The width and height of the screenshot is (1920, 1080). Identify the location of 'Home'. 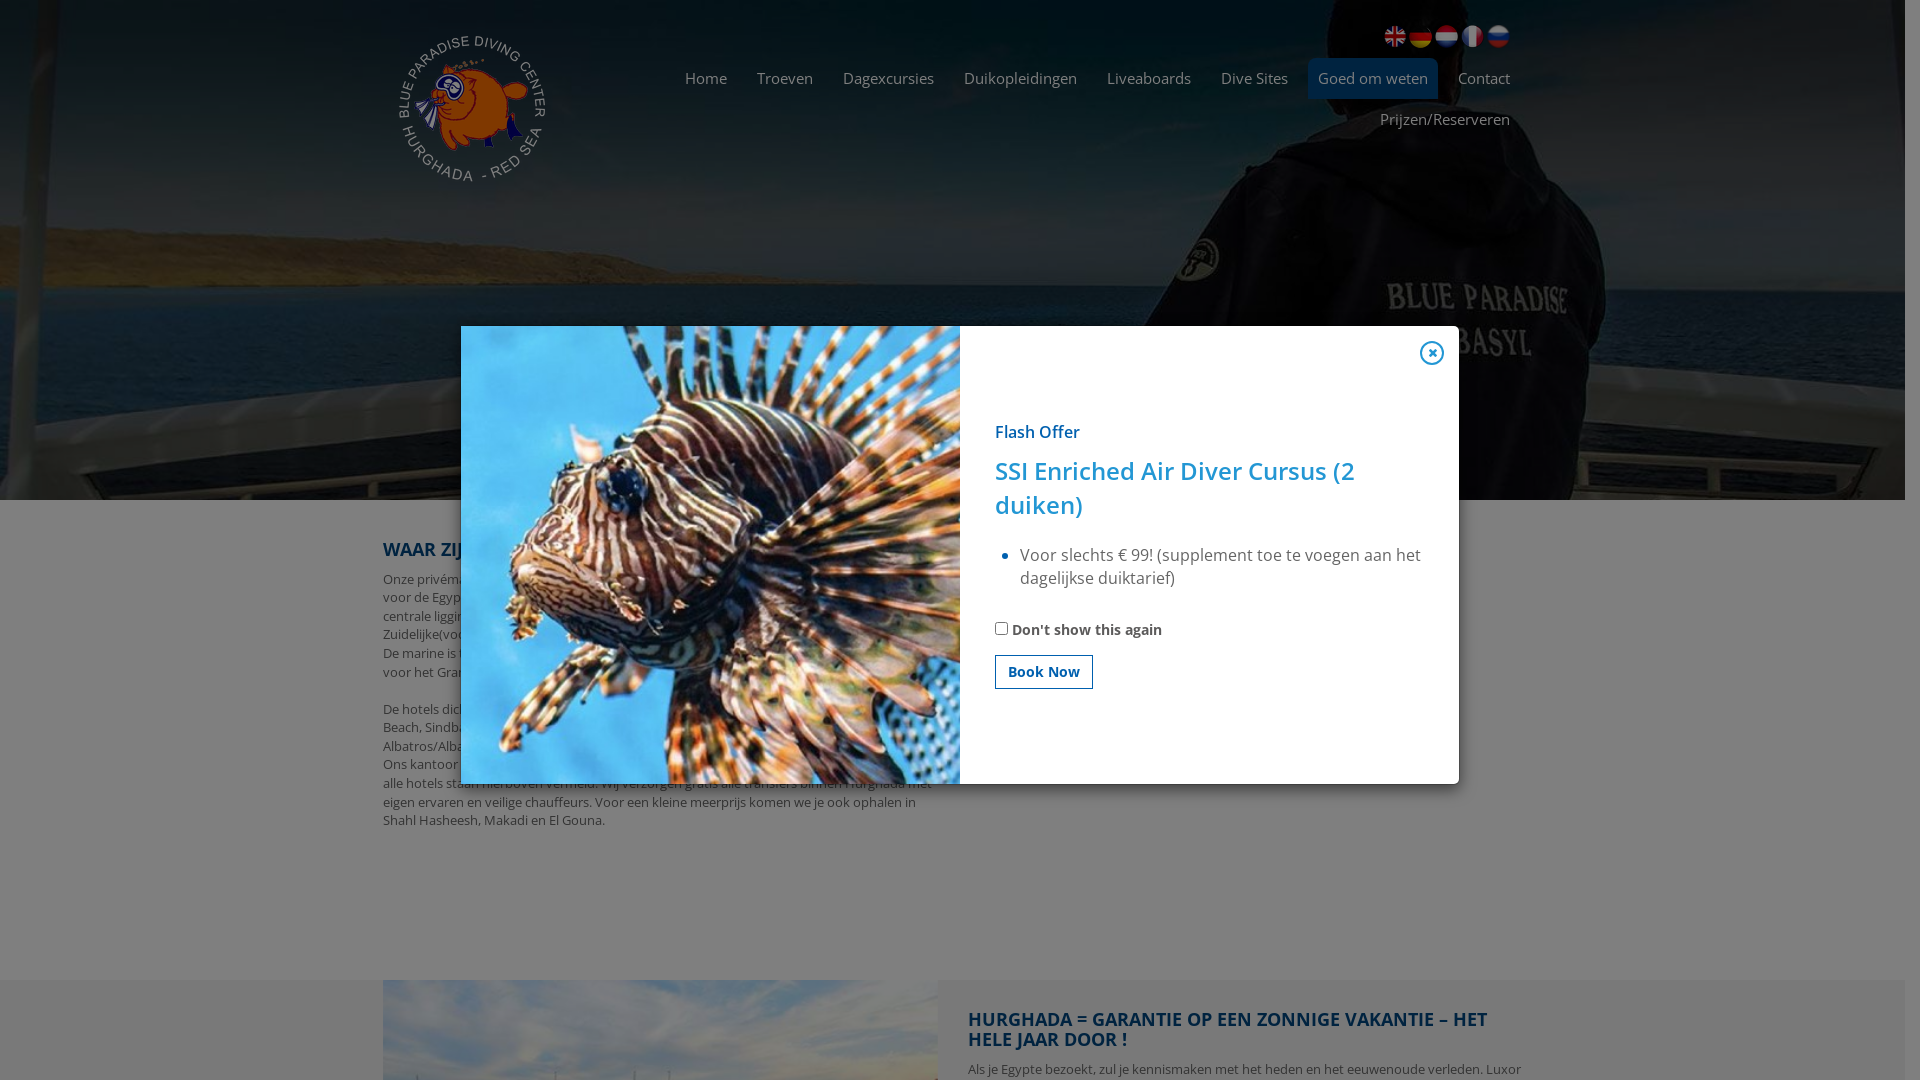
(705, 77).